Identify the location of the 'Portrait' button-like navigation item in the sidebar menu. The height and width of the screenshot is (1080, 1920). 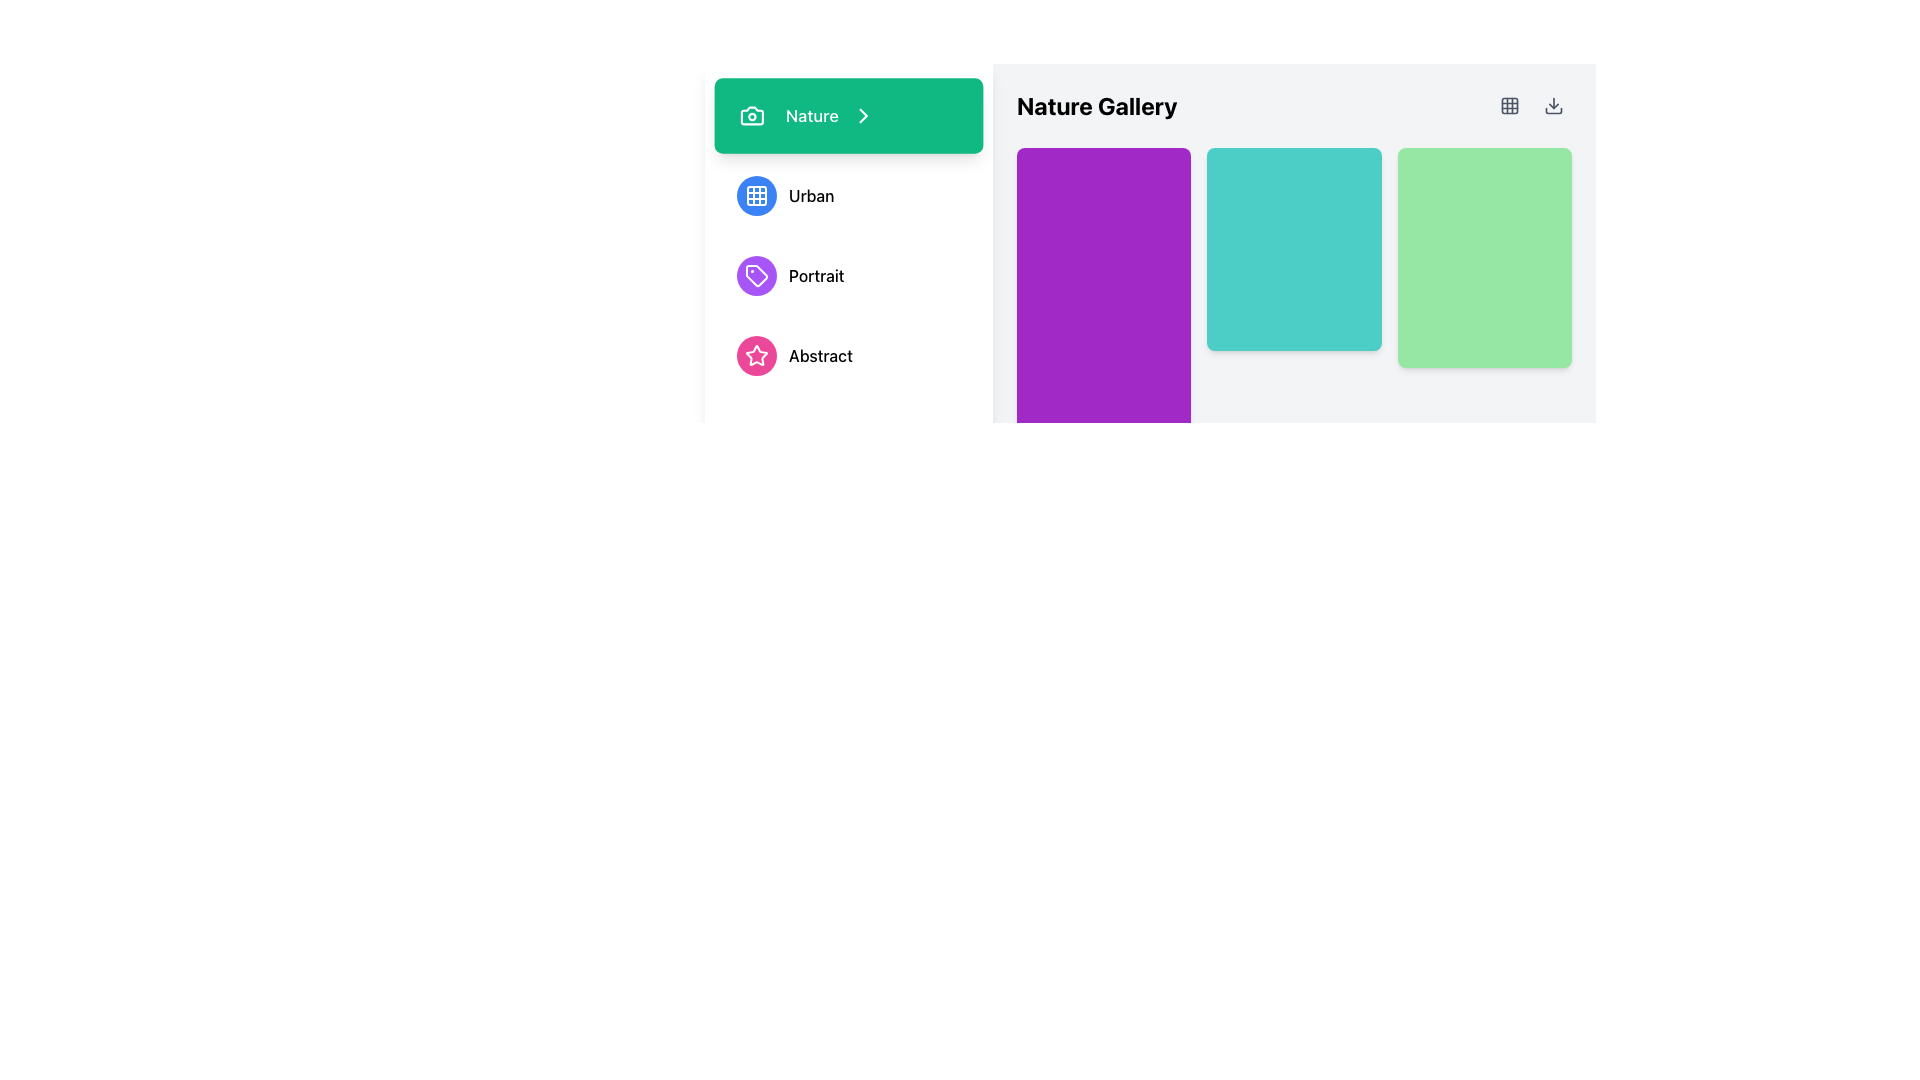
(849, 276).